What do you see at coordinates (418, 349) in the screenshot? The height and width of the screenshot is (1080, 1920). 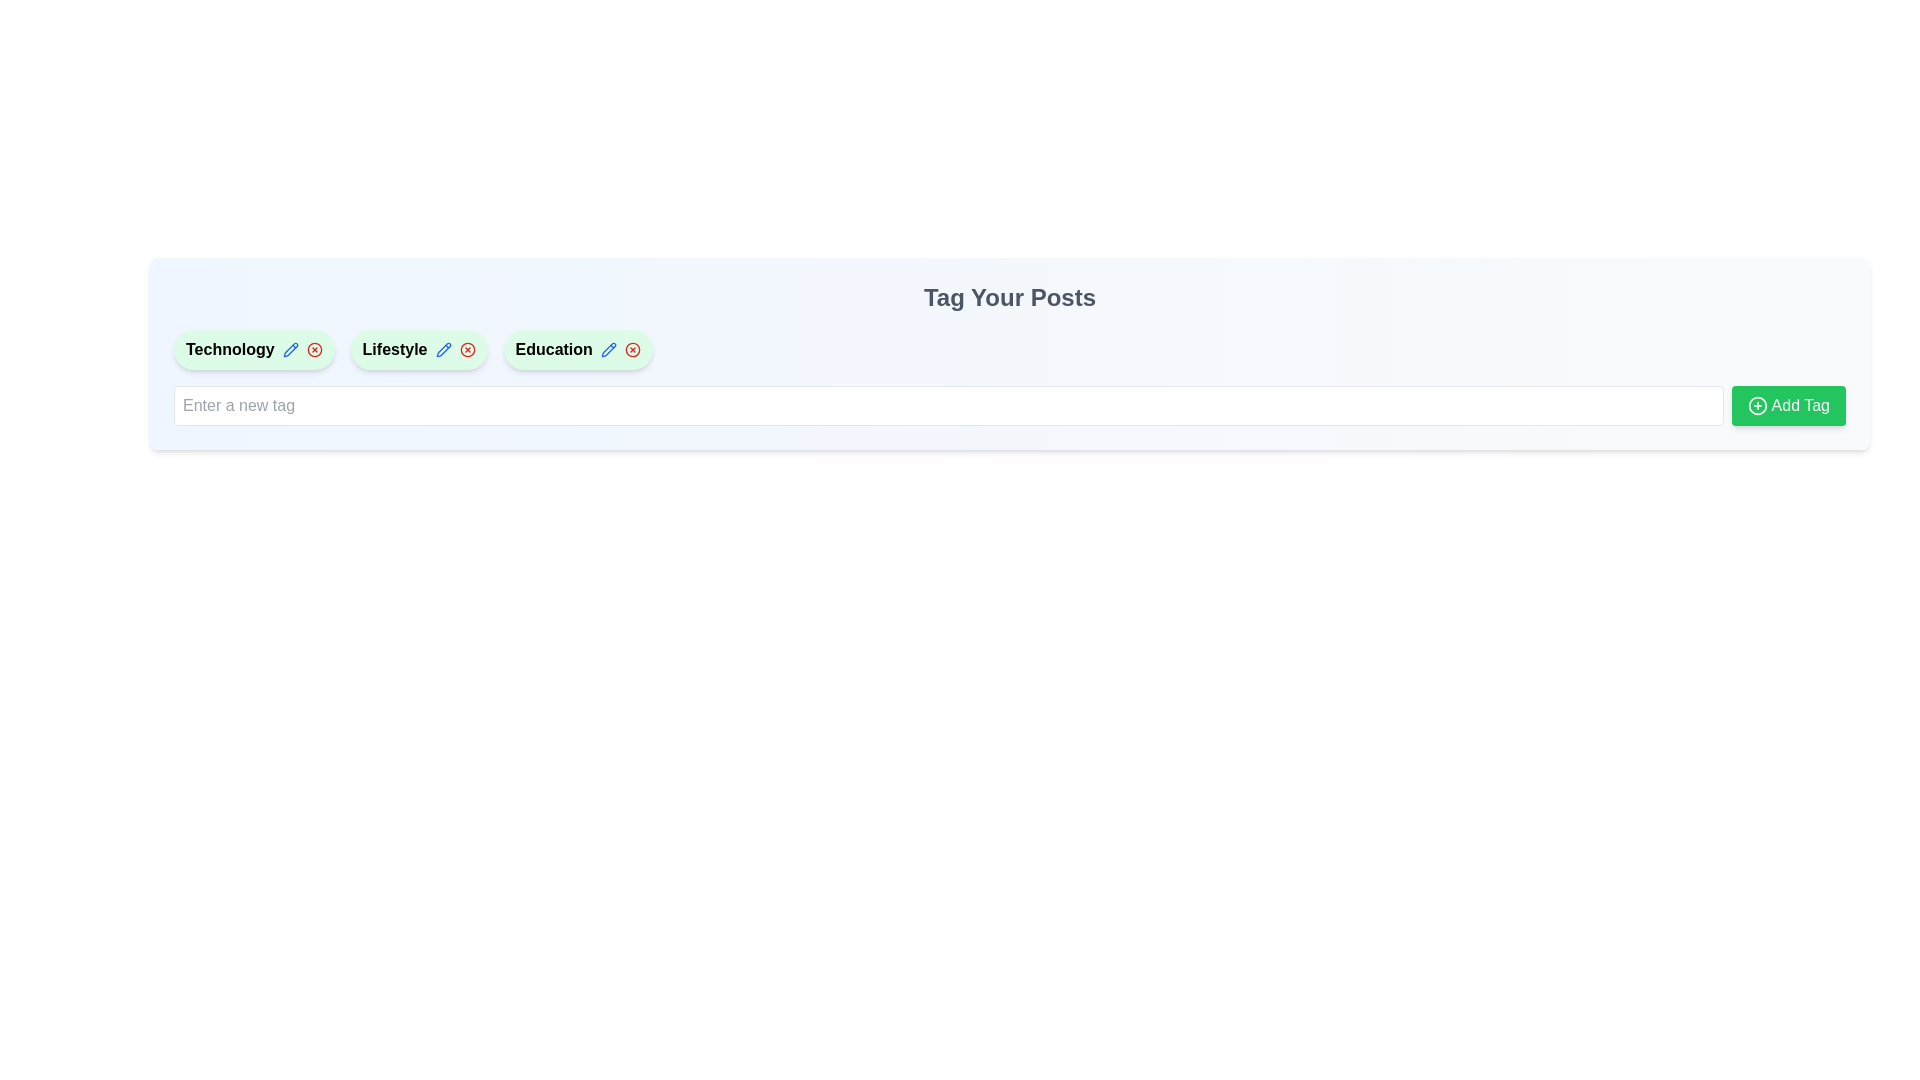 I see `the 'Lifestyle' tag button located between the 'Technology' and 'Education' tags under the header 'Tag Your Posts'` at bounding box center [418, 349].